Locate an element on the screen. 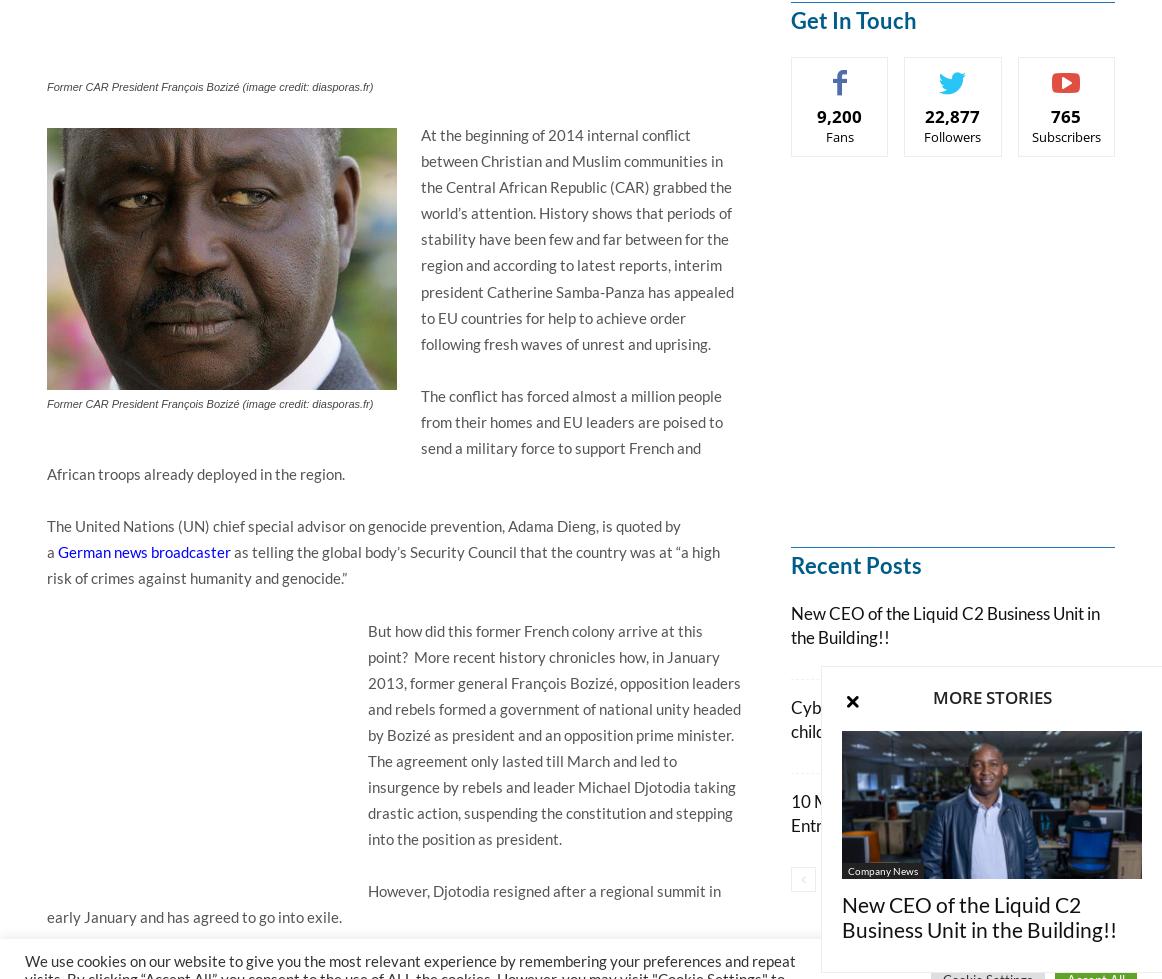  '9,200' is located at coordinates (839, 116).